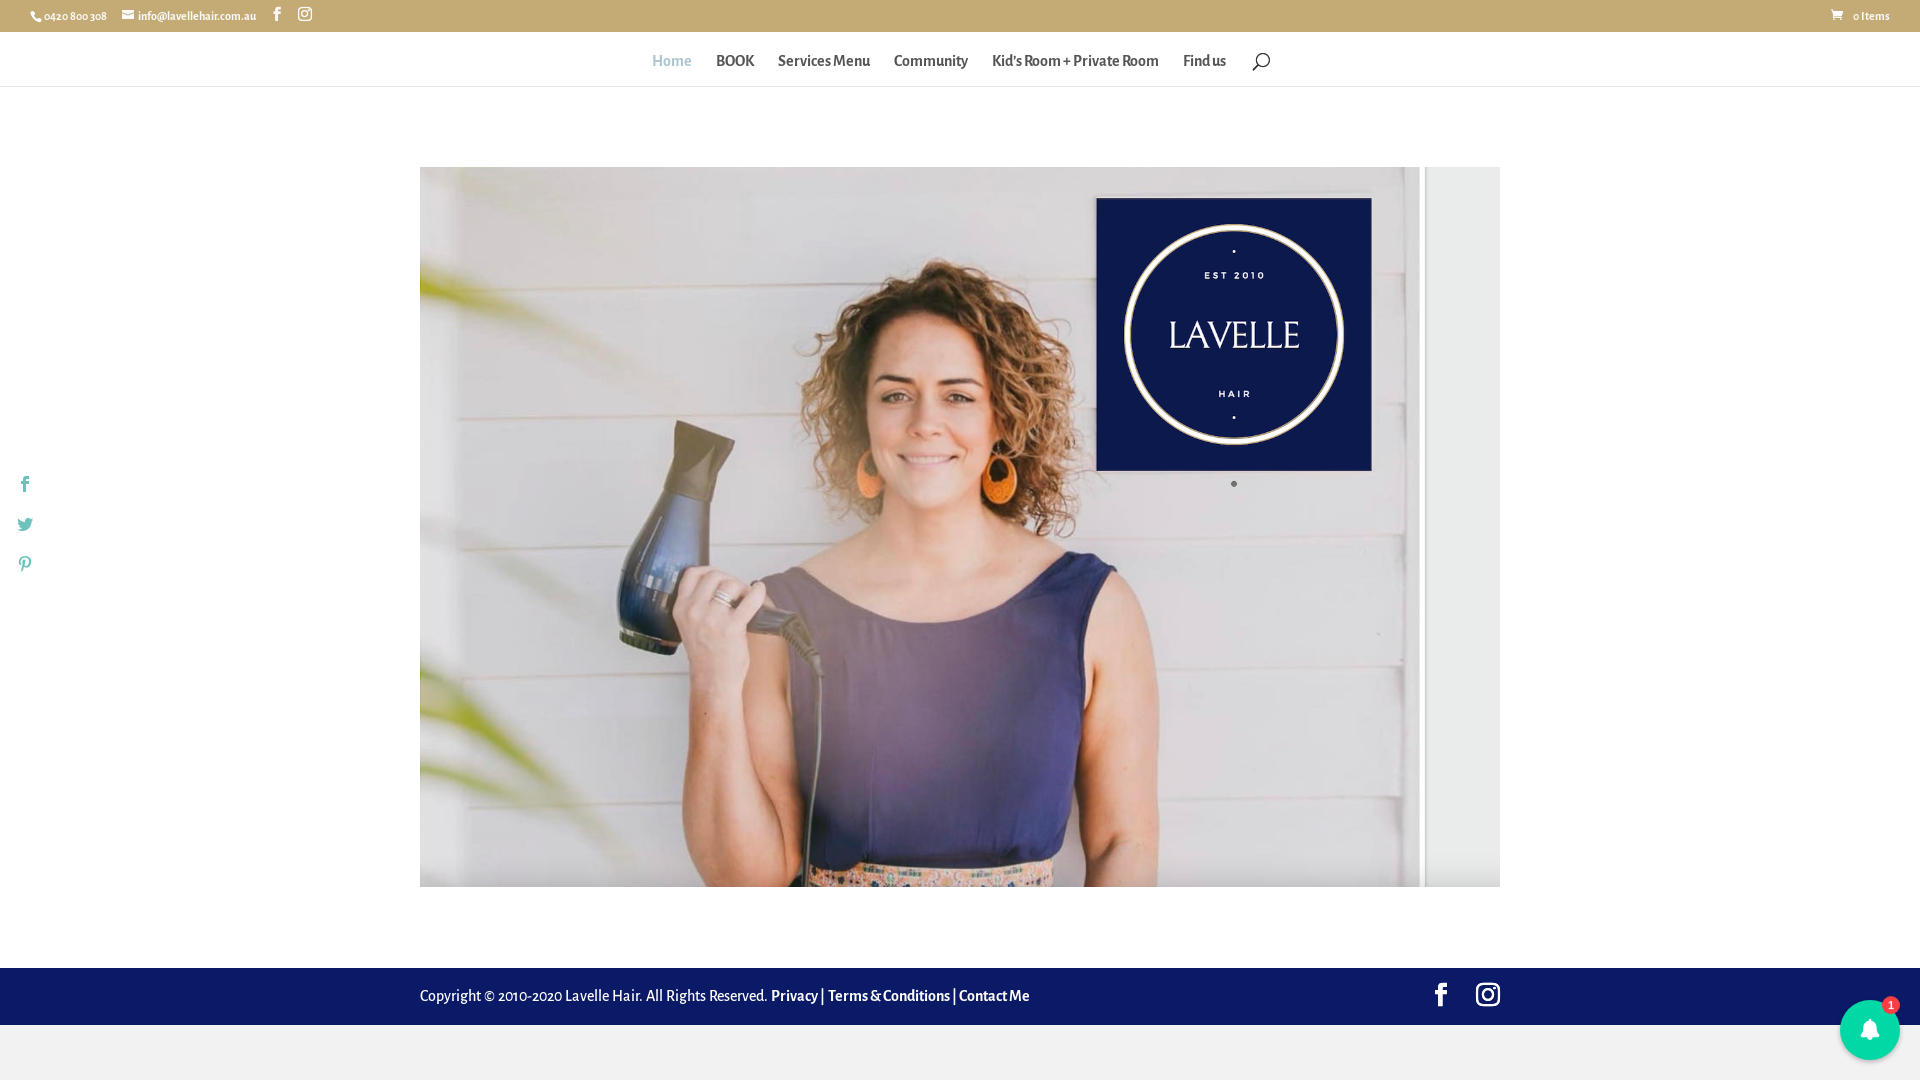 The width and height of the screenshot is (1920, 1080). Describe the element at coordinates (1203, 68) in the screenshot. I see `'Find us'` at that location.